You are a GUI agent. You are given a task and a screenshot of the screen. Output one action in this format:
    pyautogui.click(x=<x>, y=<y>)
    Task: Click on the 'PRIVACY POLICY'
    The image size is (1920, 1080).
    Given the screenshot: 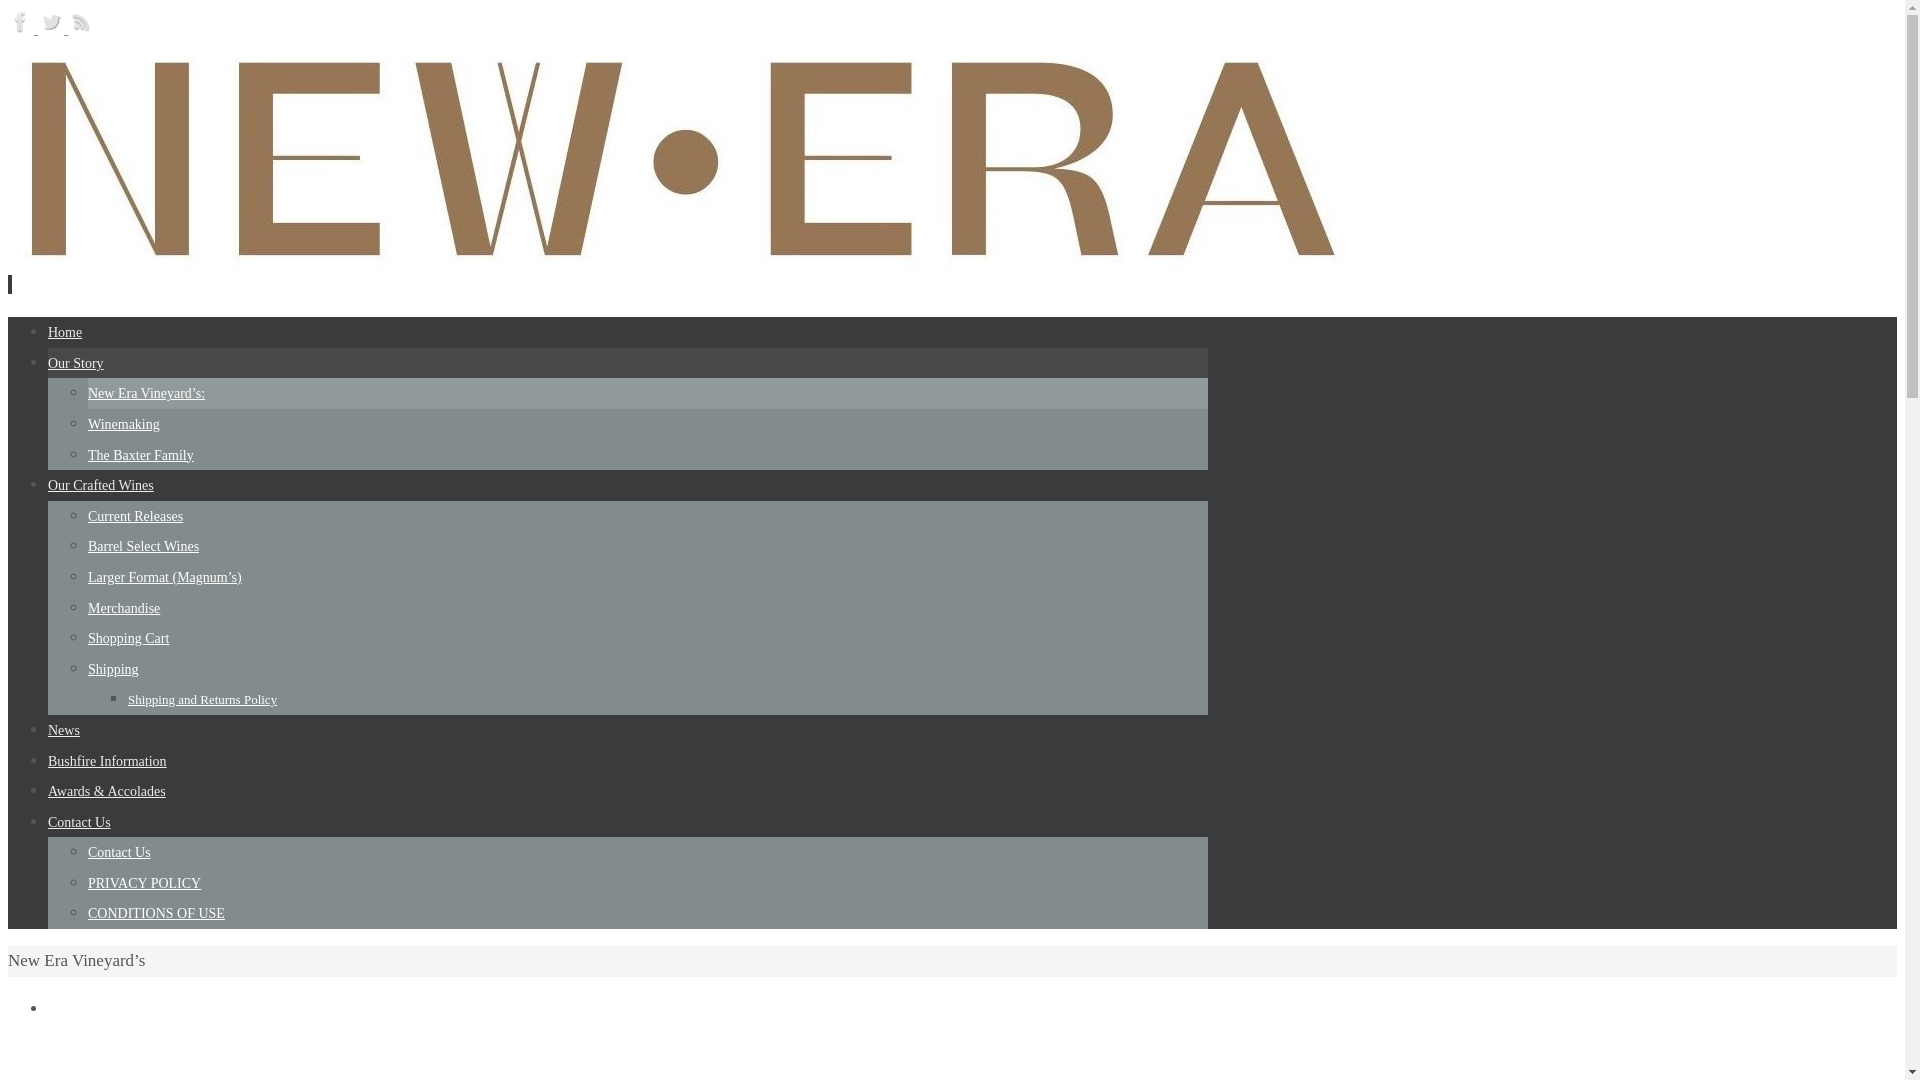 What is the action you would take?
    pyautogui.click(x=143, y=882)
    